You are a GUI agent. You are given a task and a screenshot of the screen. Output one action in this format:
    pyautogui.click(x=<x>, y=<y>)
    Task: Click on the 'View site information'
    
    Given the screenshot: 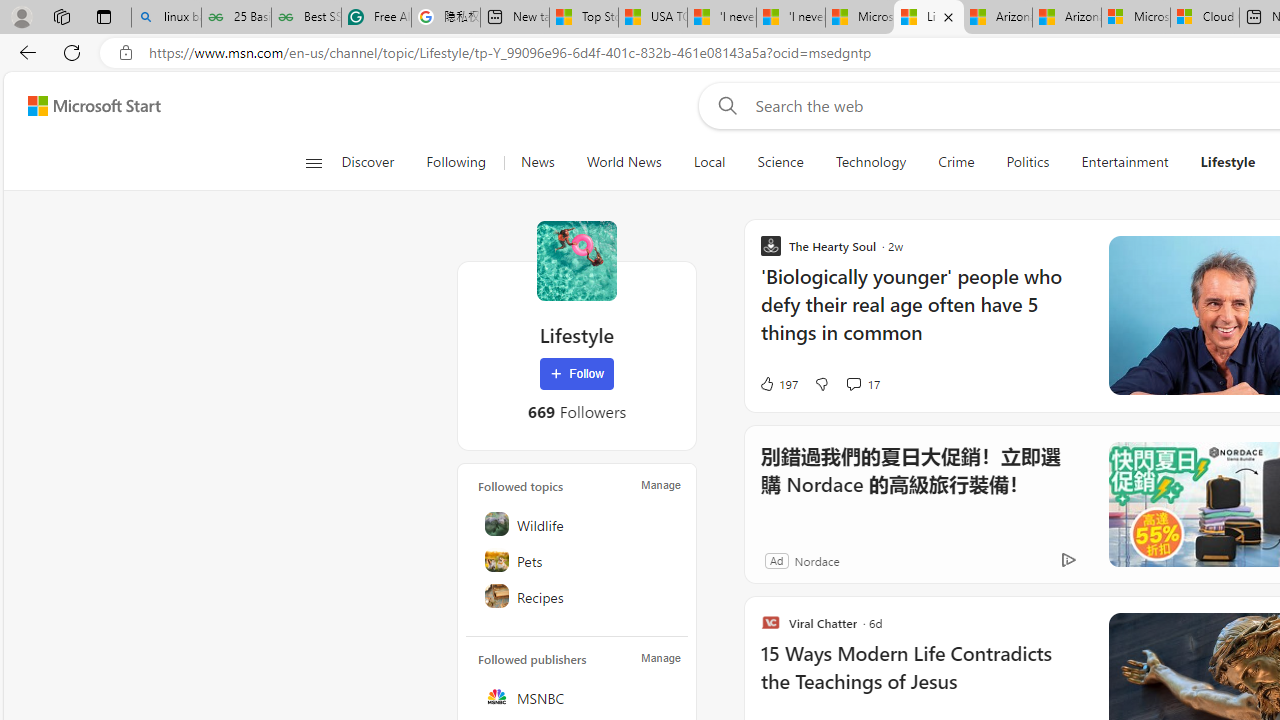 What is the action you would take?
    pyautogui.click(x=125, y=52)
    